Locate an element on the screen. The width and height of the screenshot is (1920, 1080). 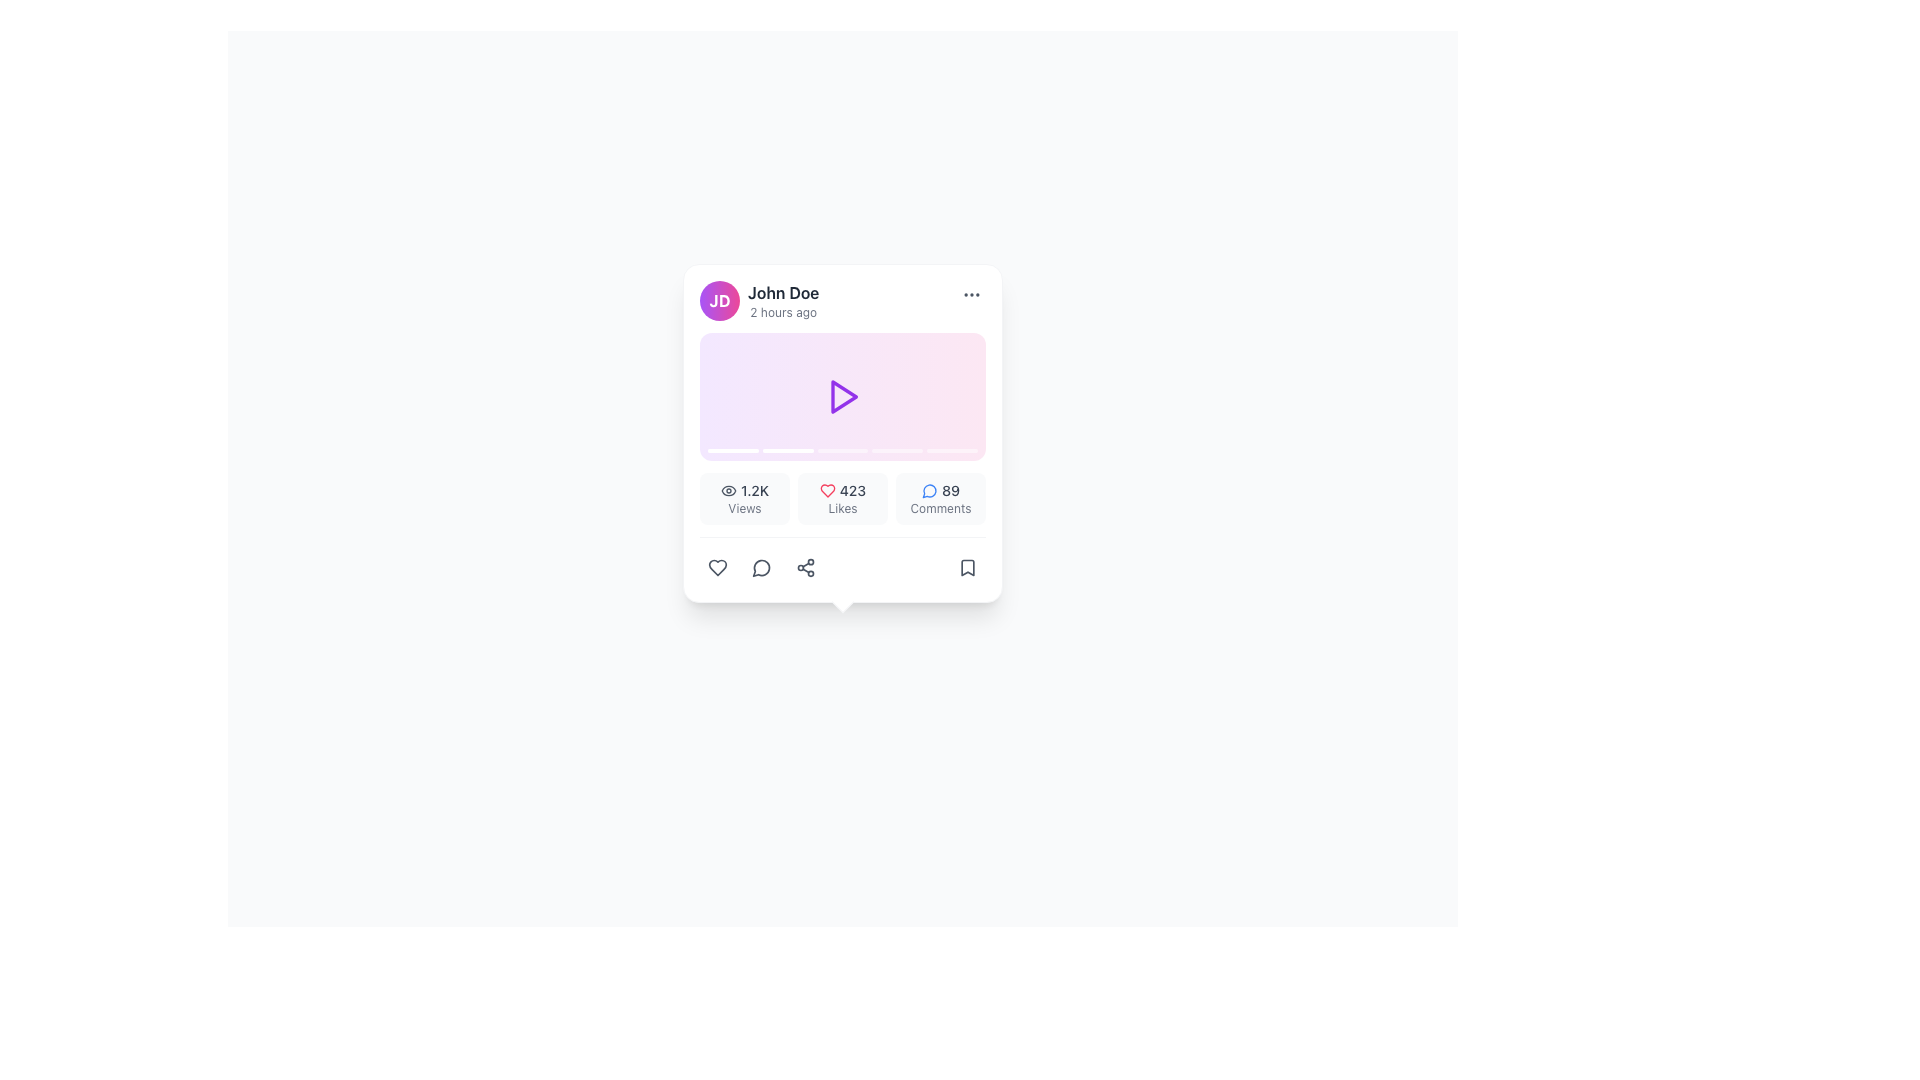
the Profile display element featuring an avatar with initials 'JD', the name 'John Doe', and the time '2 hours ago' is located at coordinates (758, 300).